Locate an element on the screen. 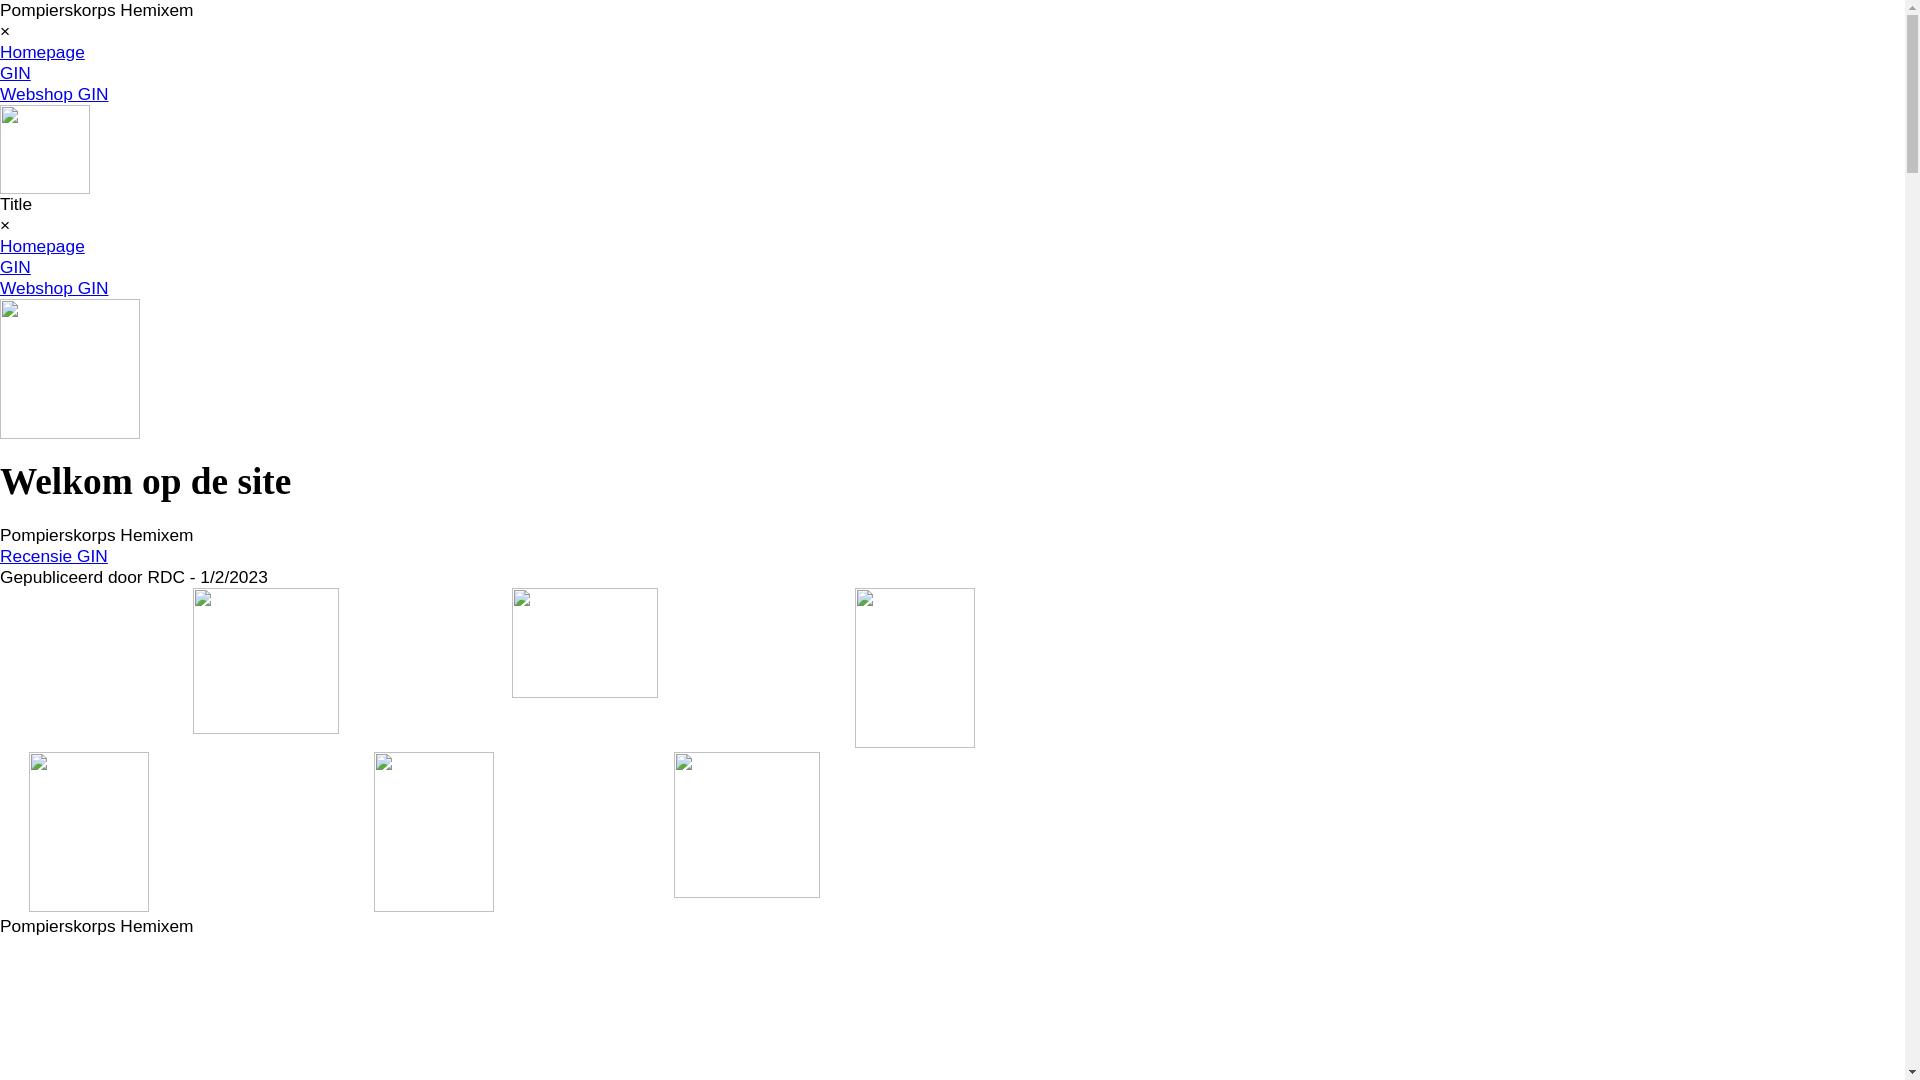  'GIN' is located at coordinates (0, 265).